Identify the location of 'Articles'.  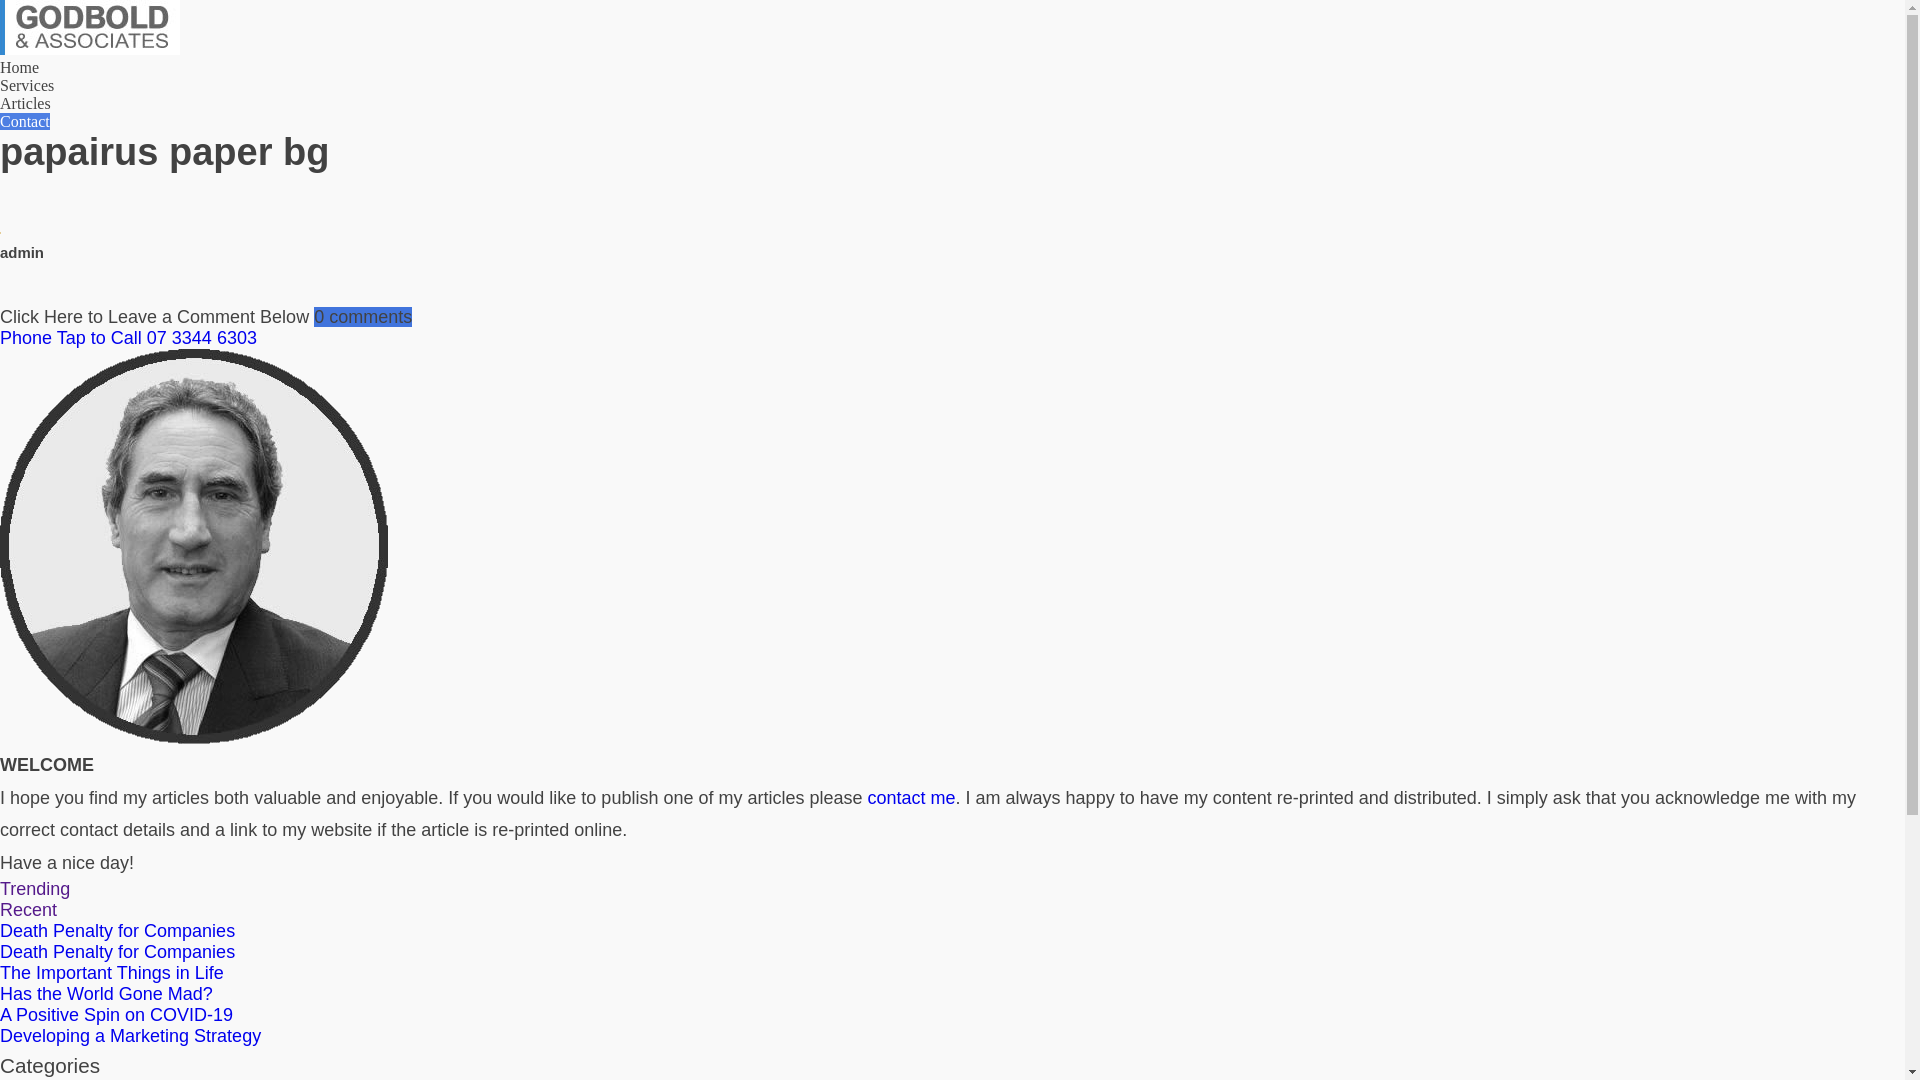
(25, 103).